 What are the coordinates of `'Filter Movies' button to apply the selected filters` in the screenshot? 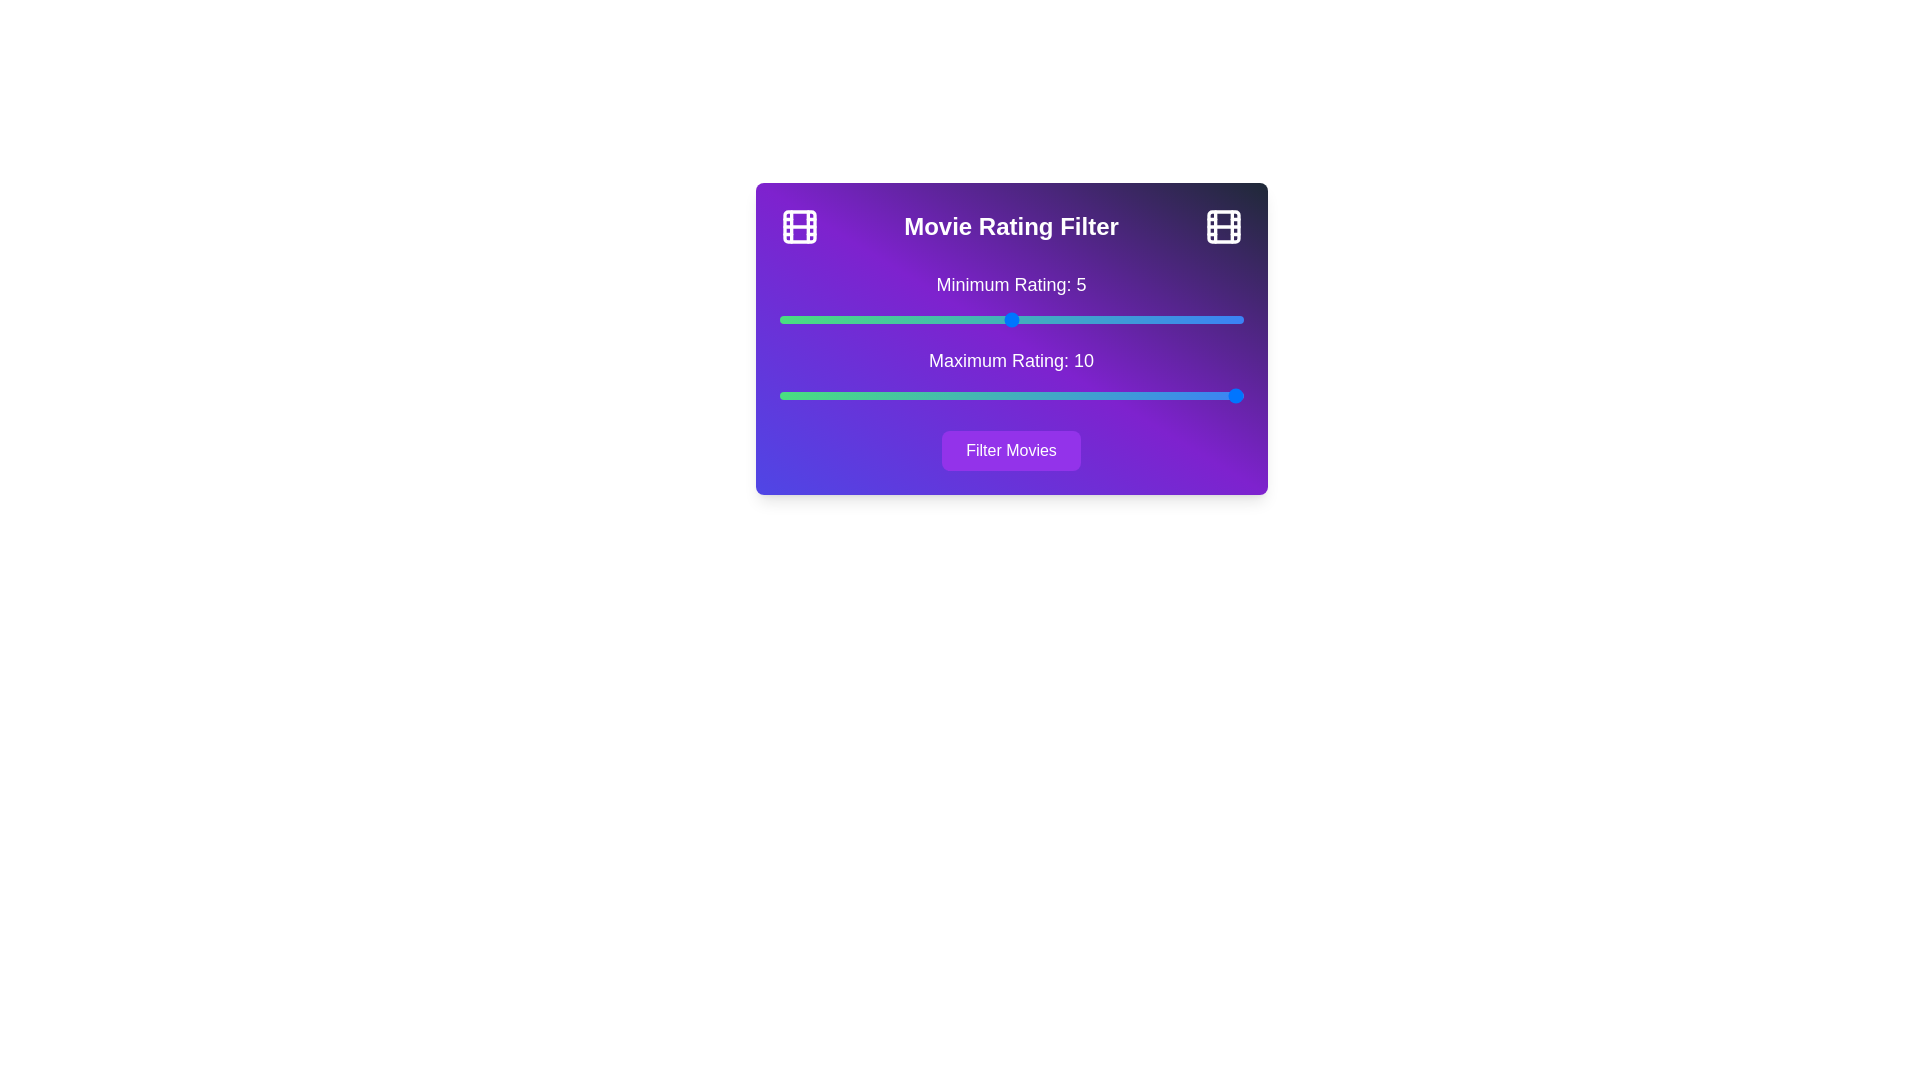 It's located at (1011, 451).